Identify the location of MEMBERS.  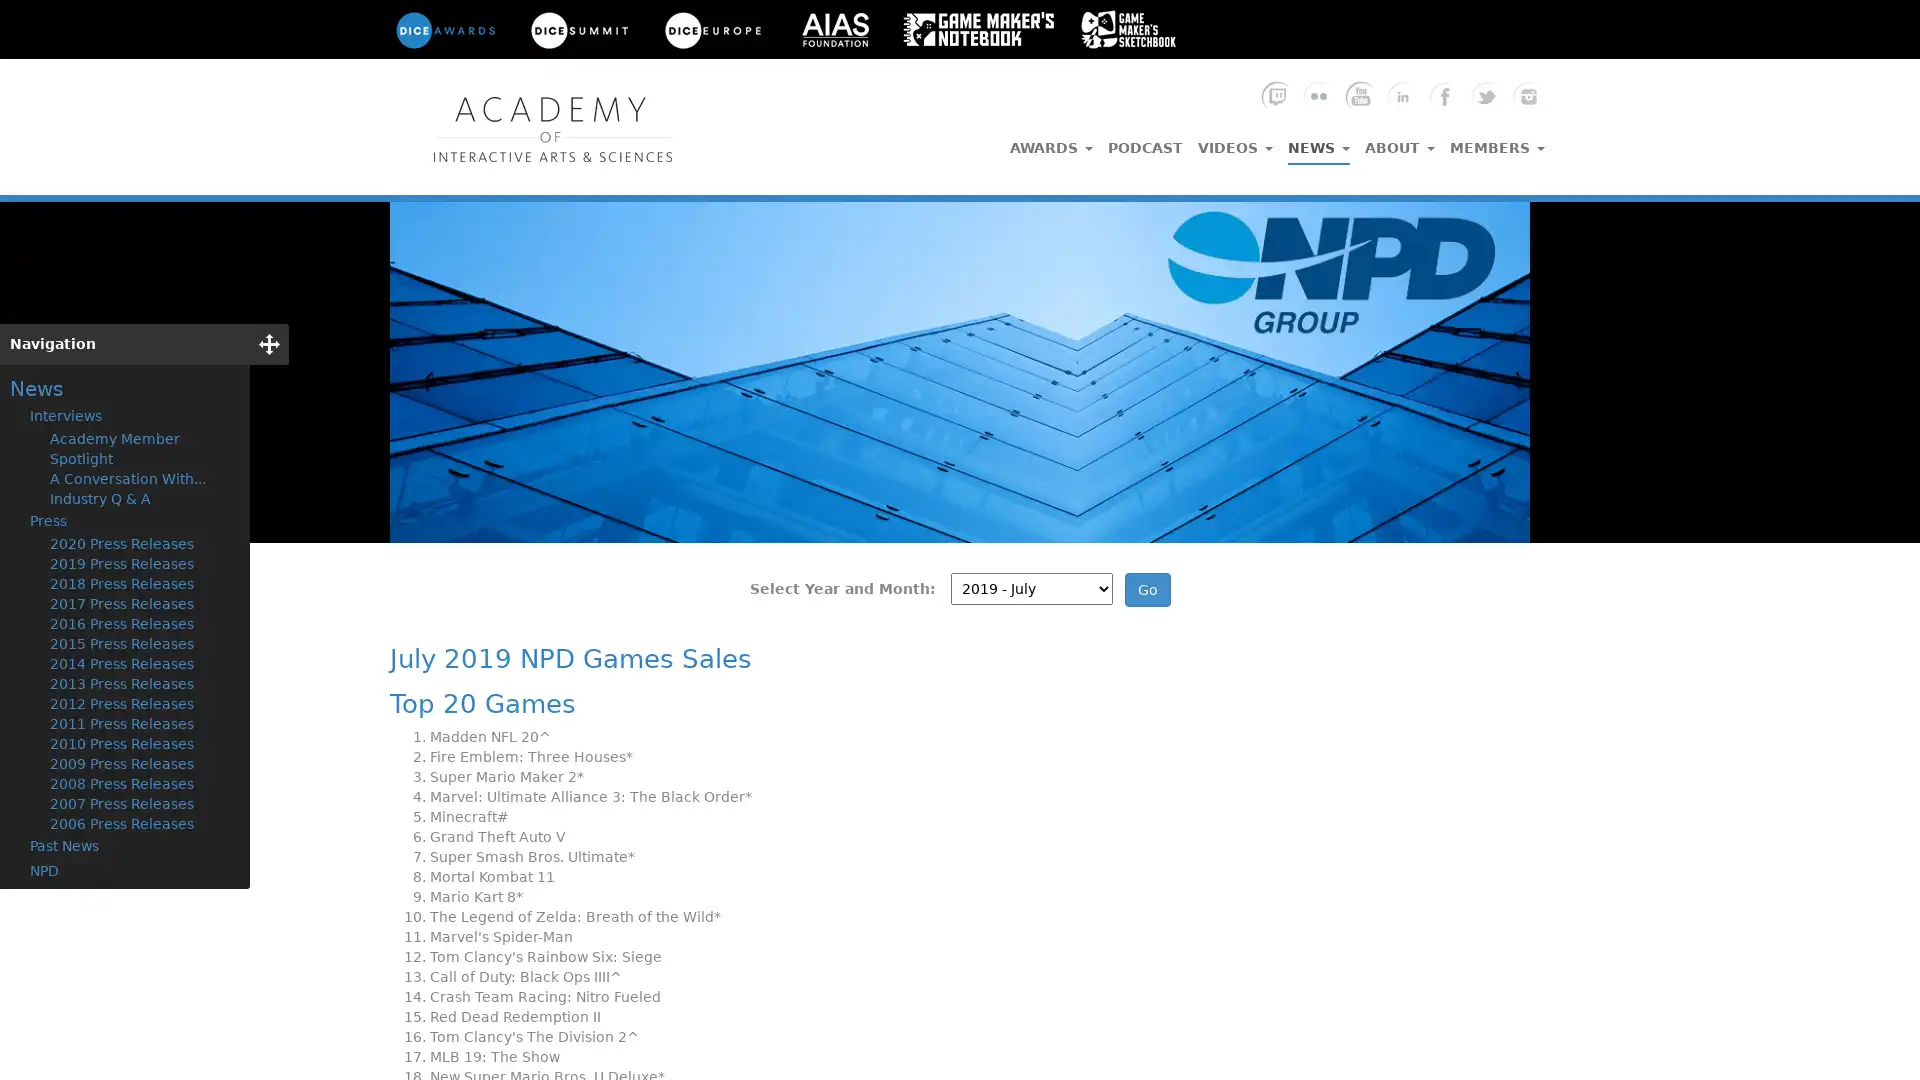
(1497, 141).